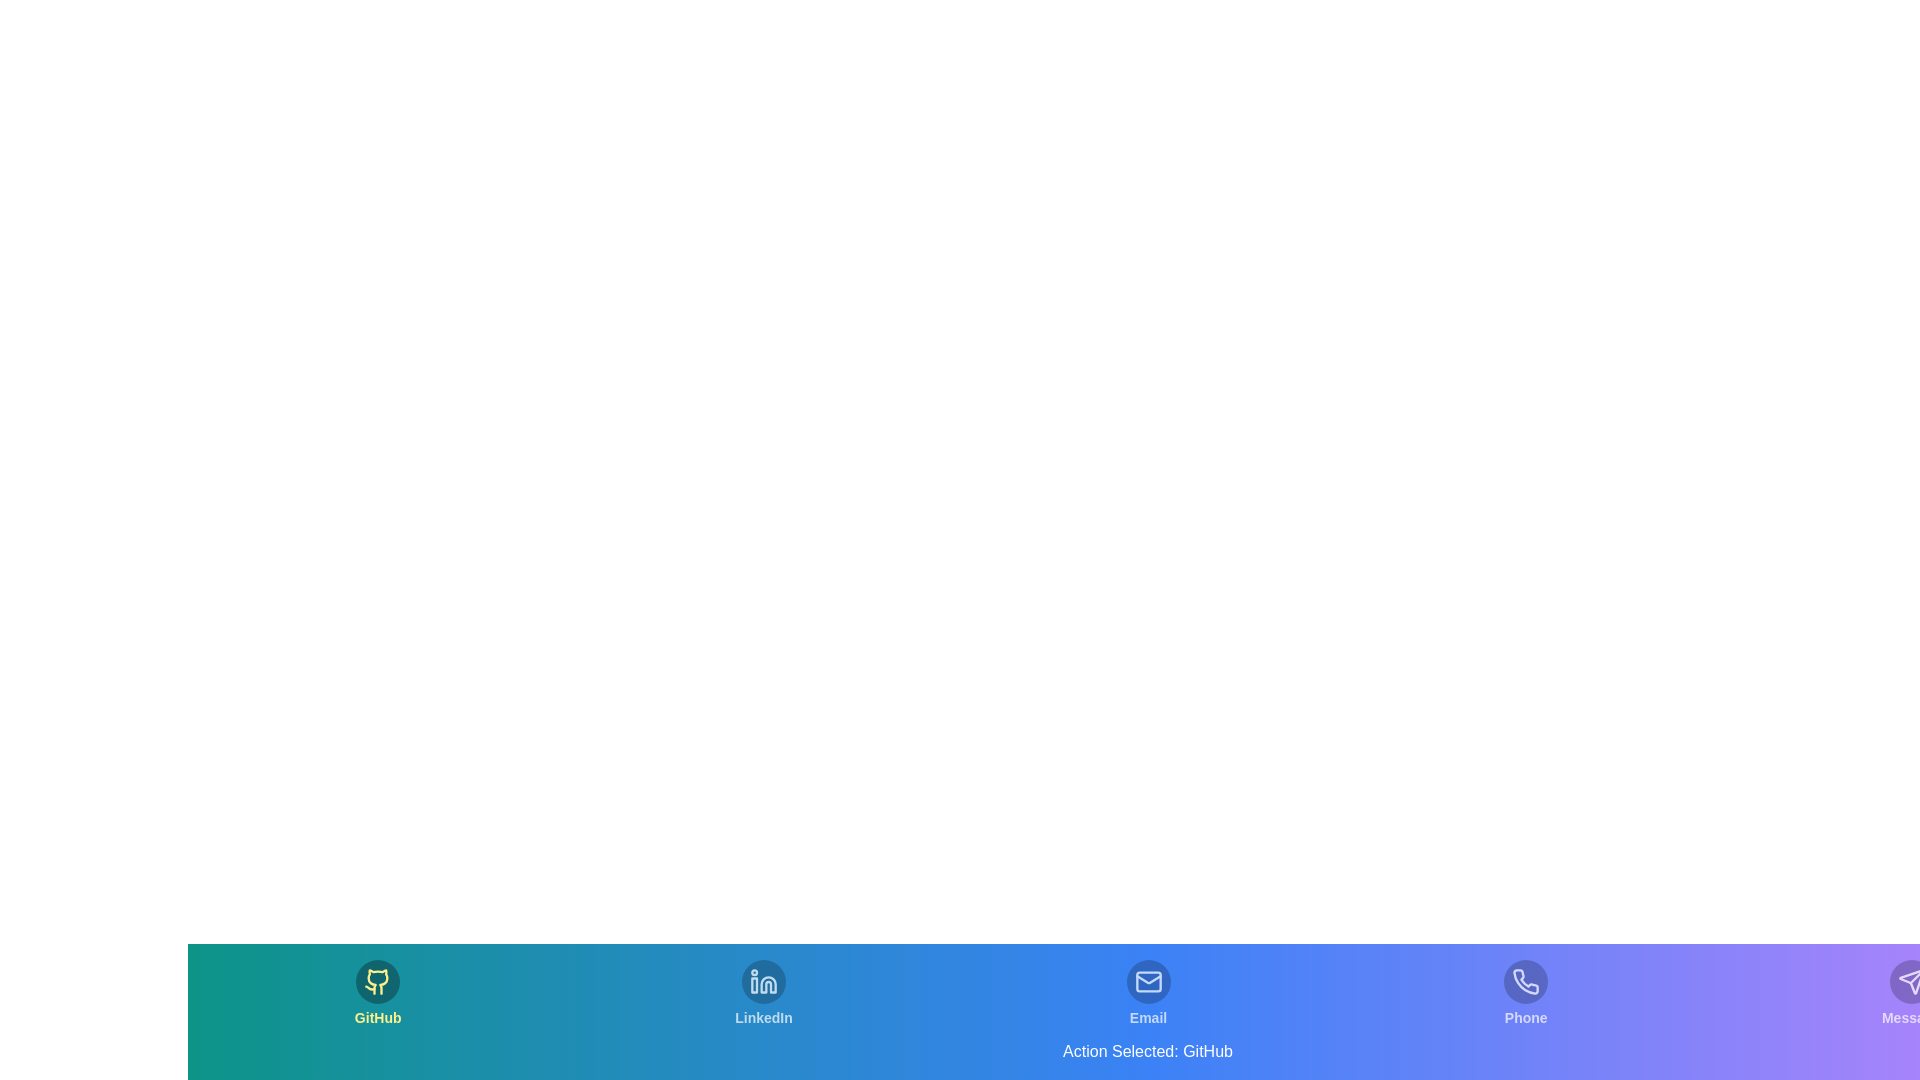  Describe the element at coordinates (1909, 994) in the screenshot. I see `the icon labeled Message to observe its hover effect` at that location.